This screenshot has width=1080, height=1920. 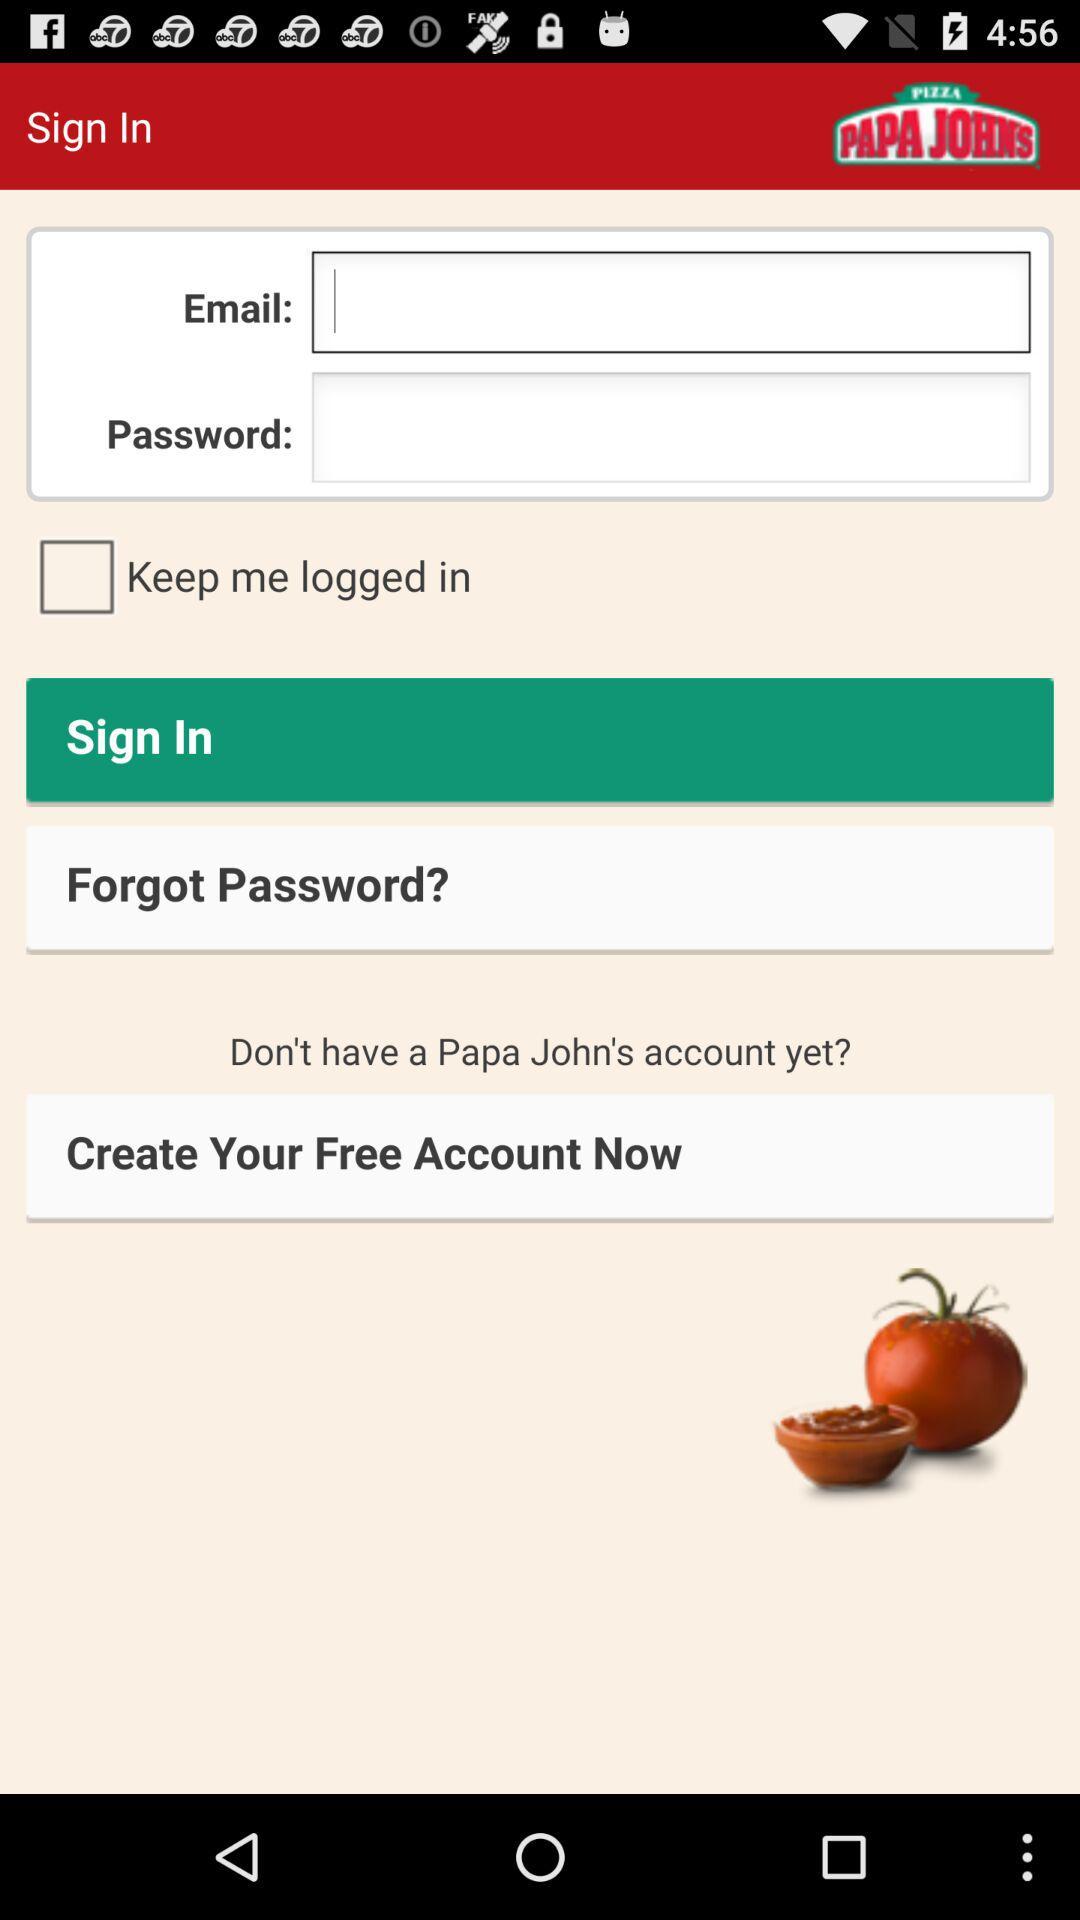 What do you see at coordinates (540, 574) in the screenshot?
I see `the keep me logged icon` at bounding box center [540, 574].